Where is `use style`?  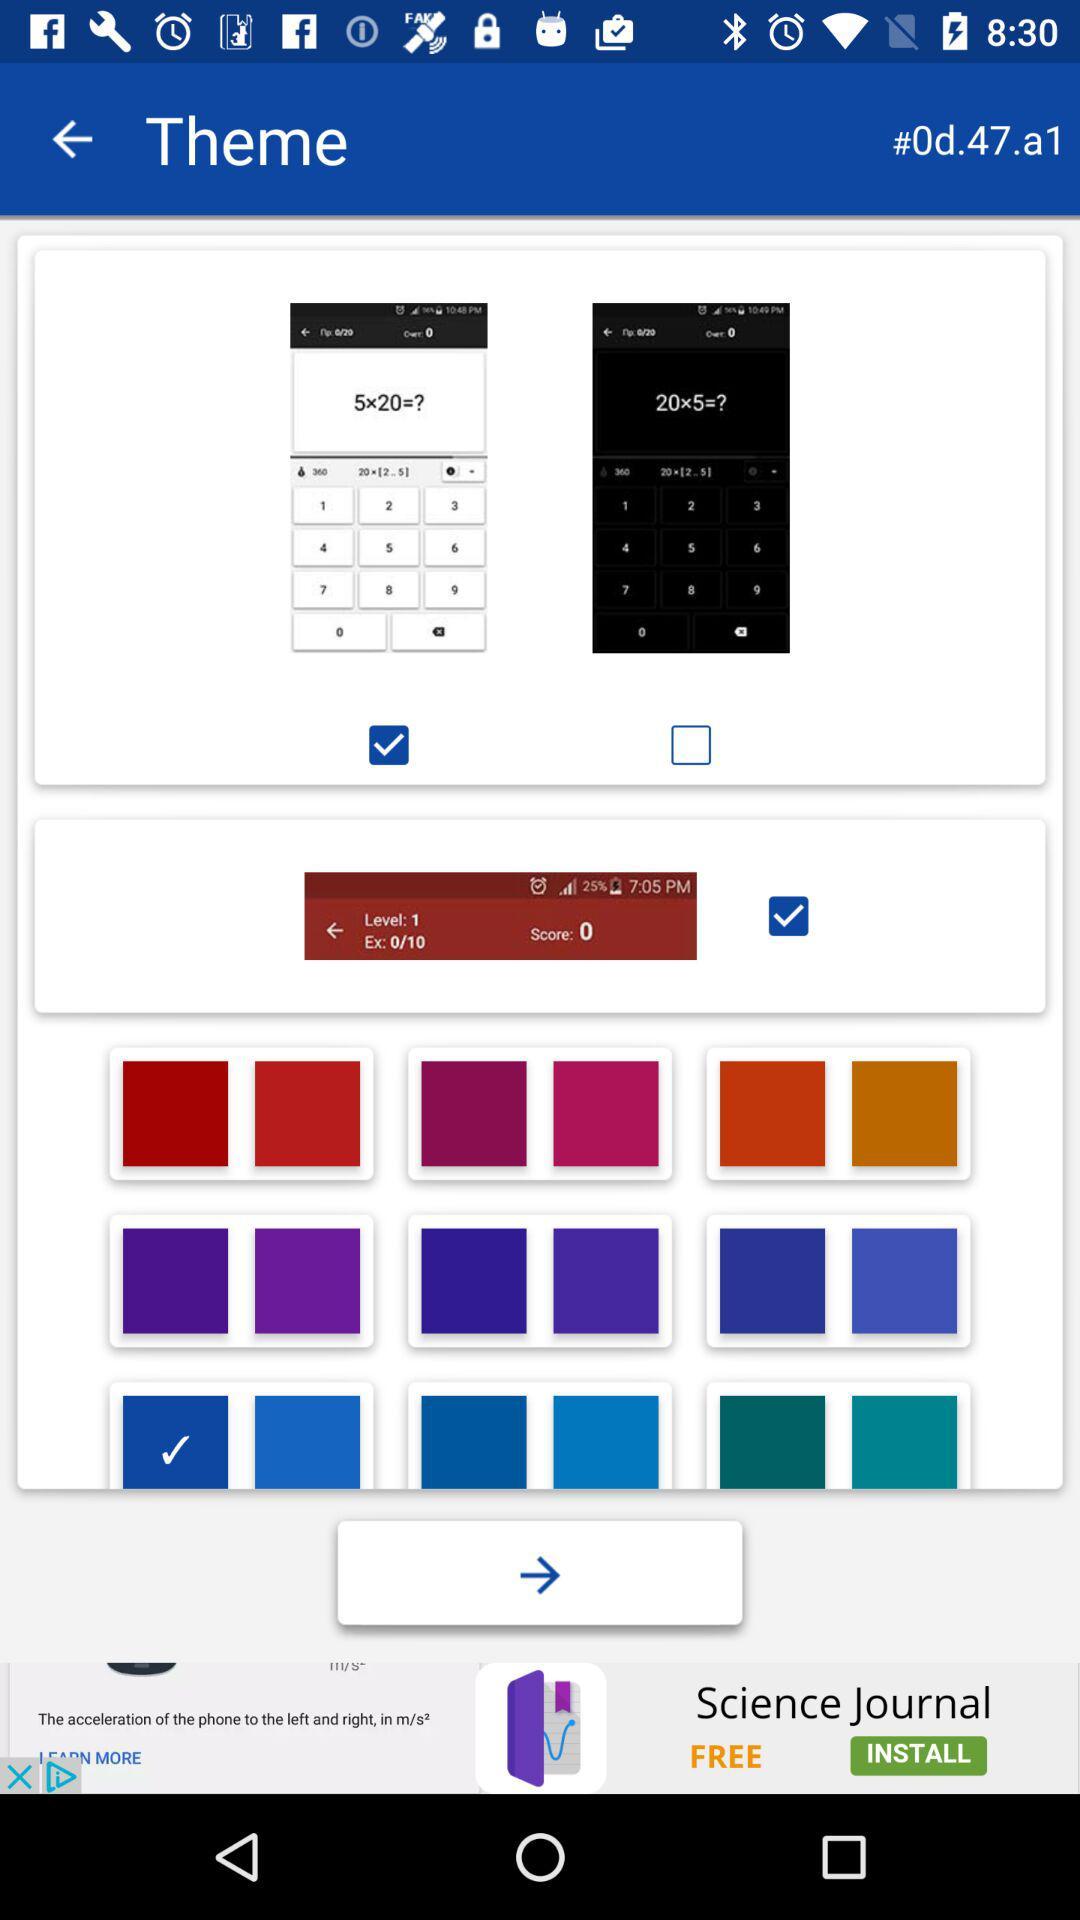 use style is located at coordinates (787, 915).